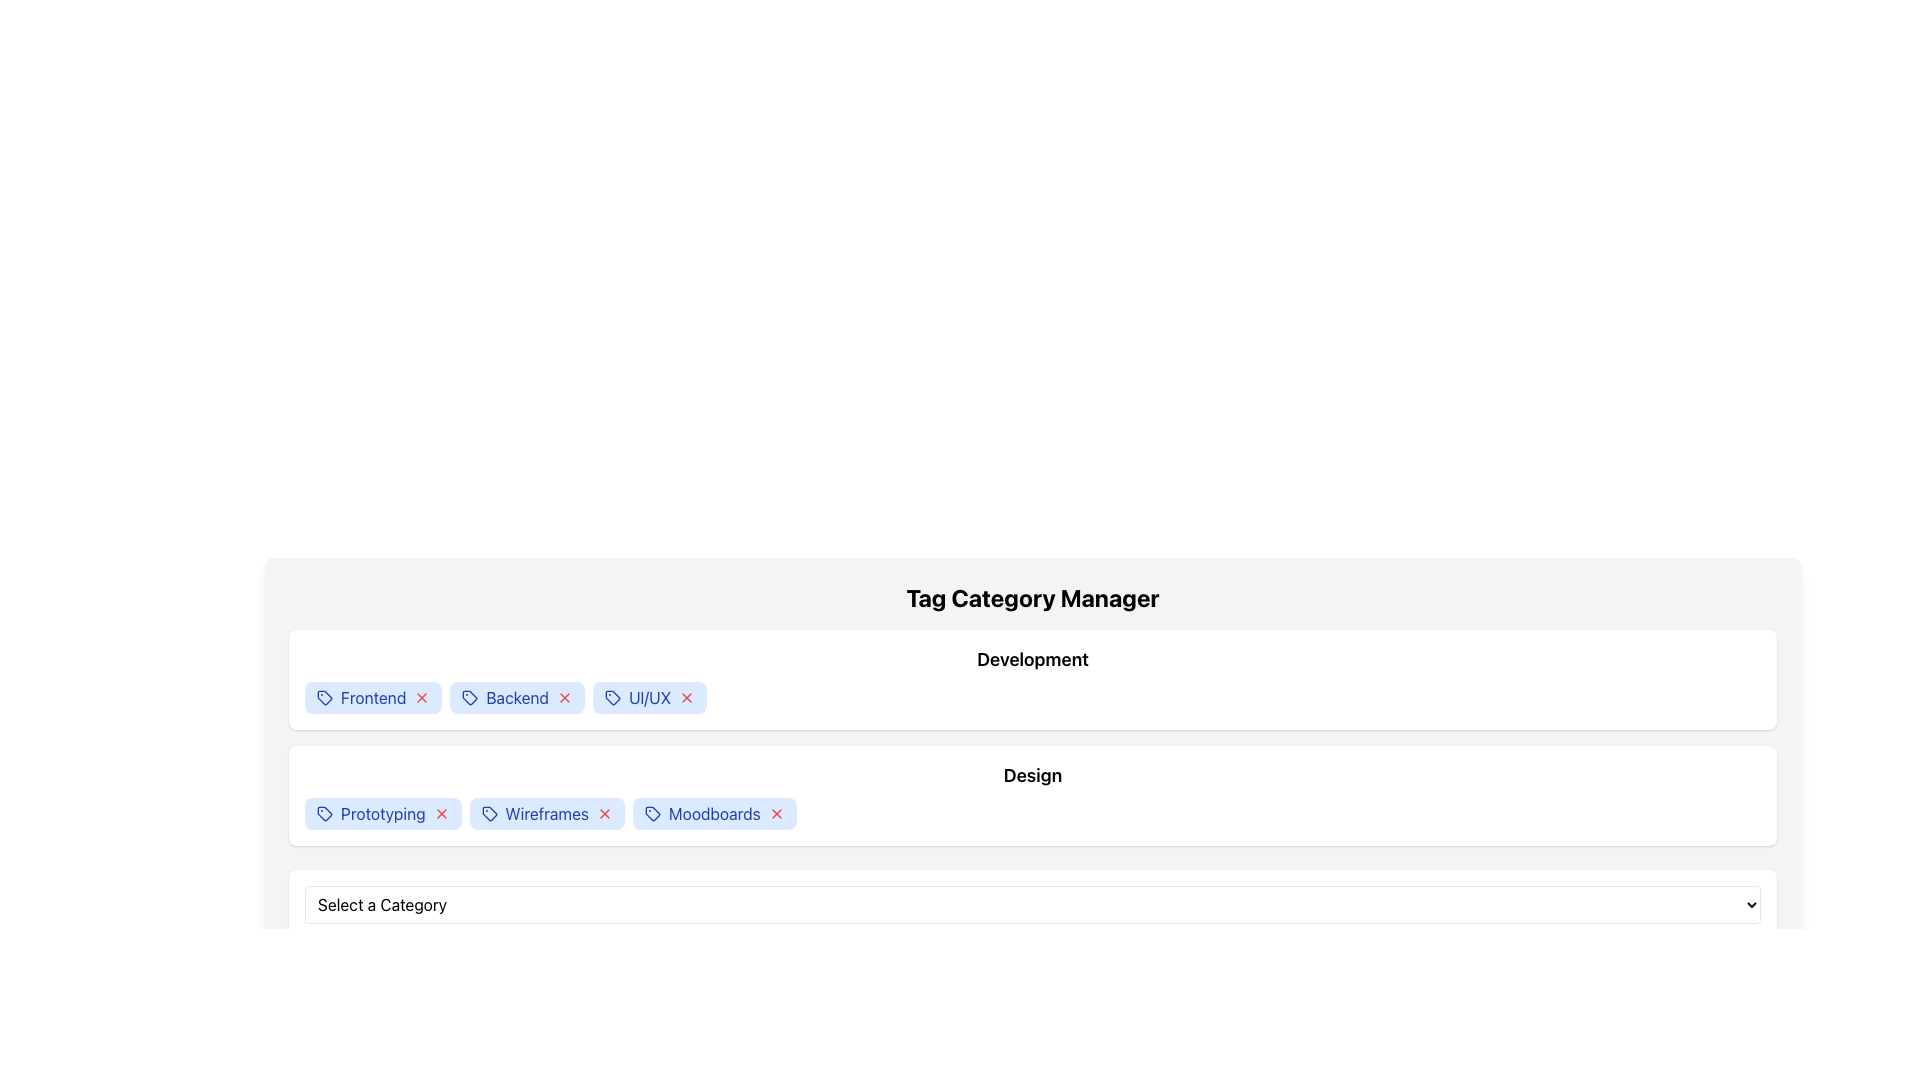 This screenshot has height=1080, width=1920. Describe the element at coordinates (325, 697) in the screenshot. I see `the tag-shaped icon with a blue border located to the left of the text 'Frontend'` at that location.